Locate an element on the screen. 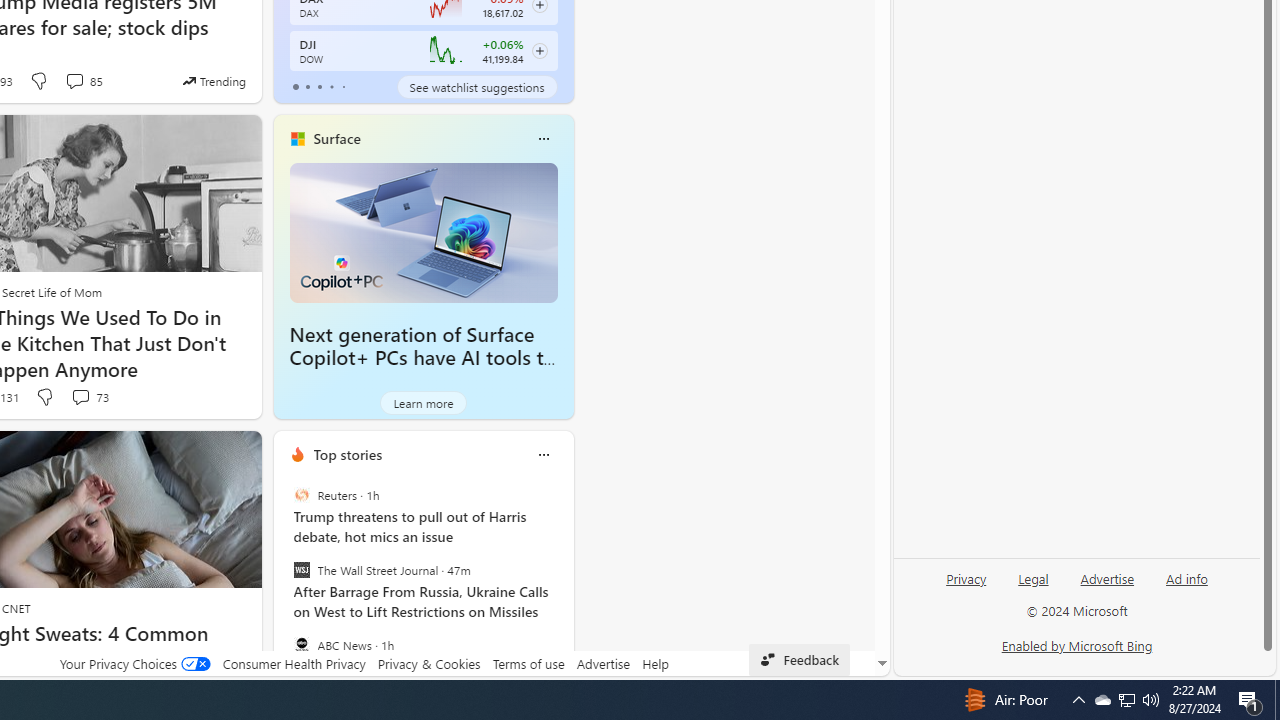  'tab-4' is located at coordinates (343, 86).